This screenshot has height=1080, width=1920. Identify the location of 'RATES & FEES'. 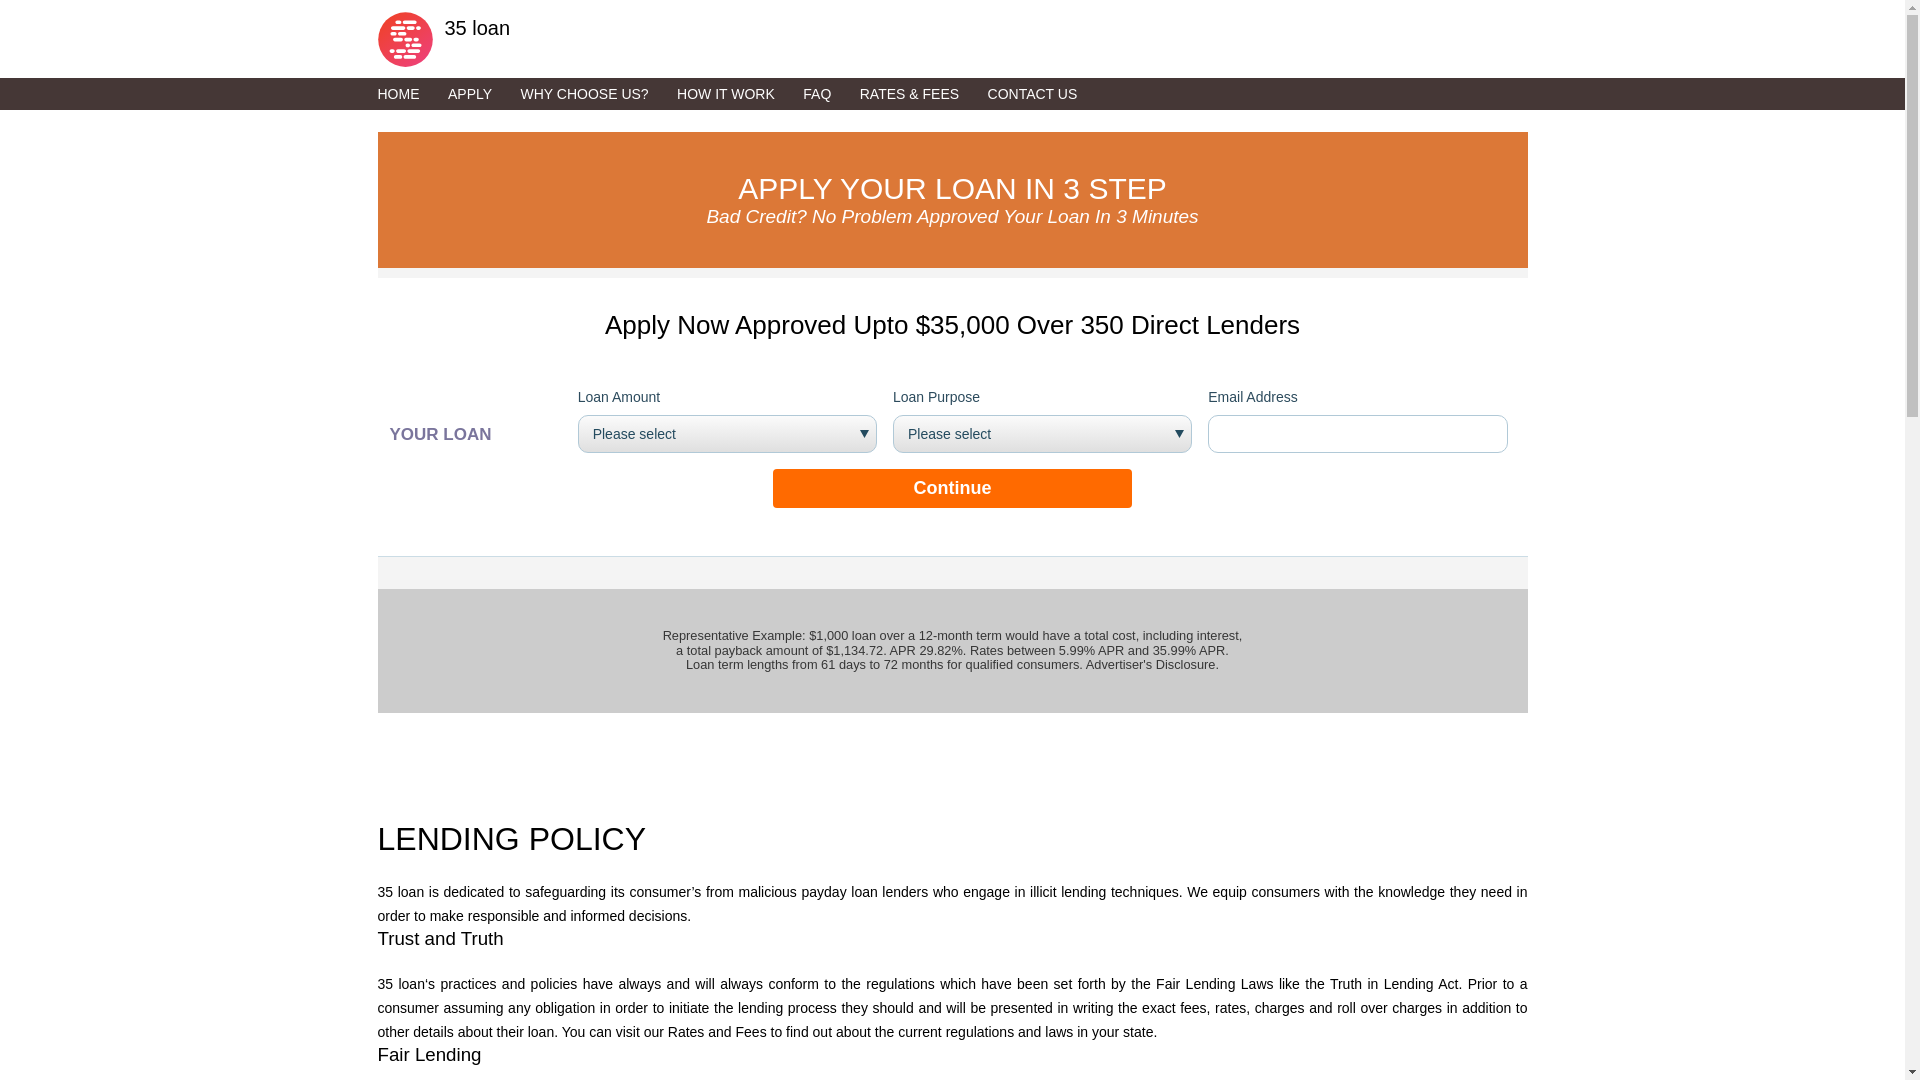
(920, 93).